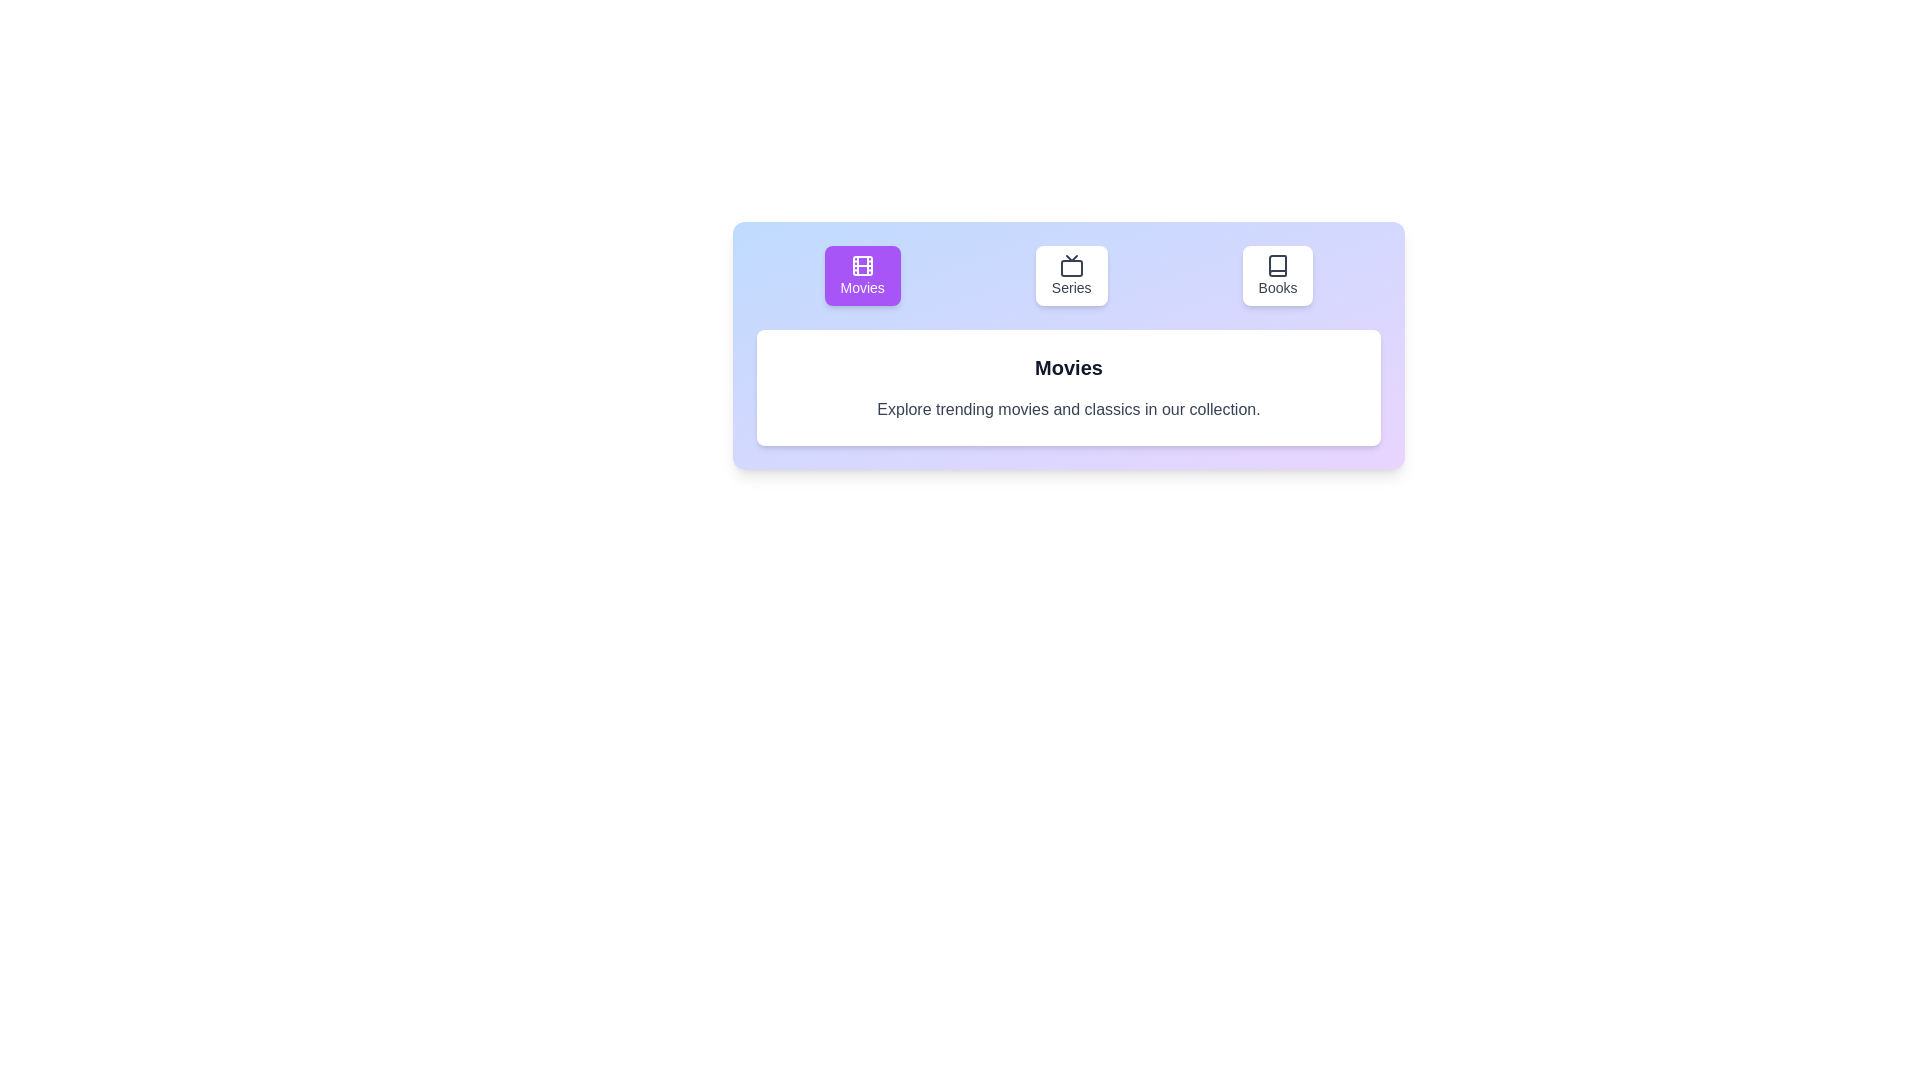 The image size is (1920, 1080). What do you see at coordinates (862, 276) in the screenshot?
I see `the tab labeled Movies to observe its hover effect` at bounding box center [862, 276].